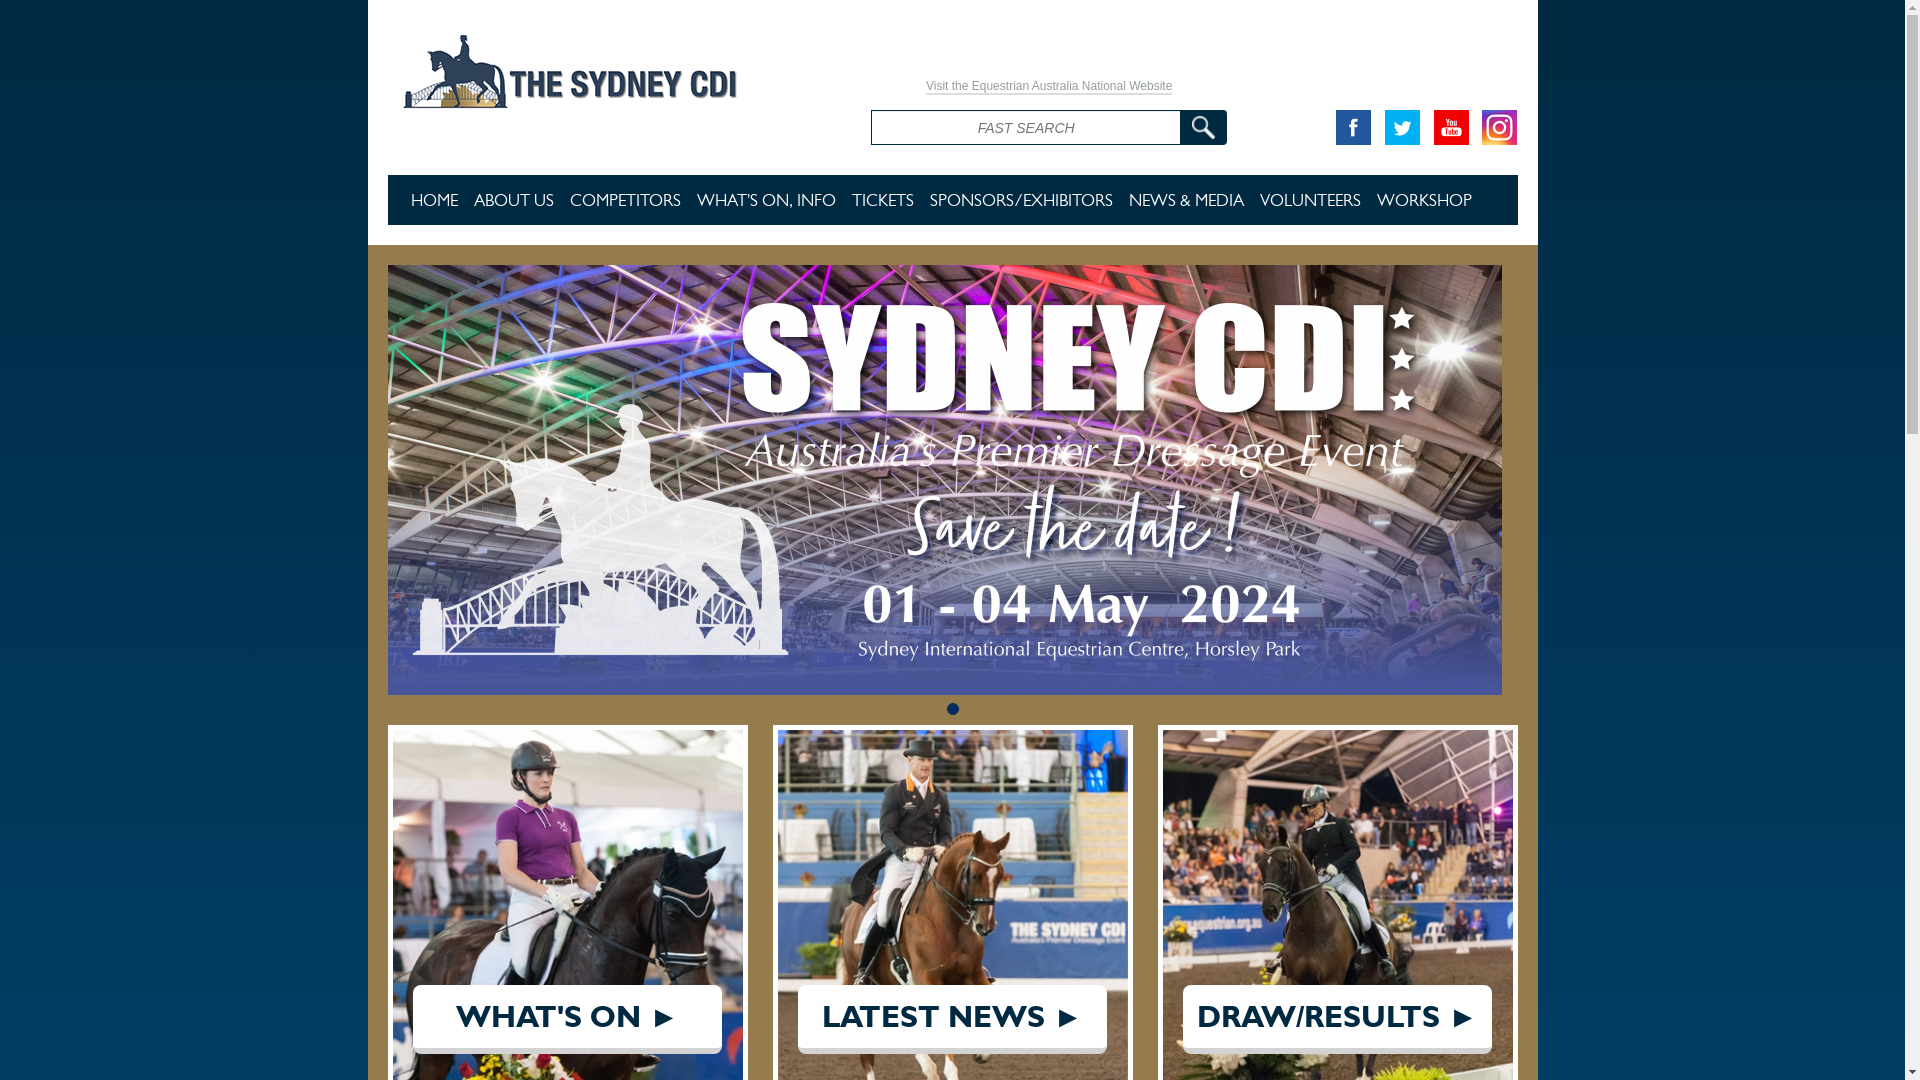 The height and width of the screenshot is (1080, 1920). Describe the element at coordinates (401, 200) in the screenshot. I see `'HOME'` at that location.